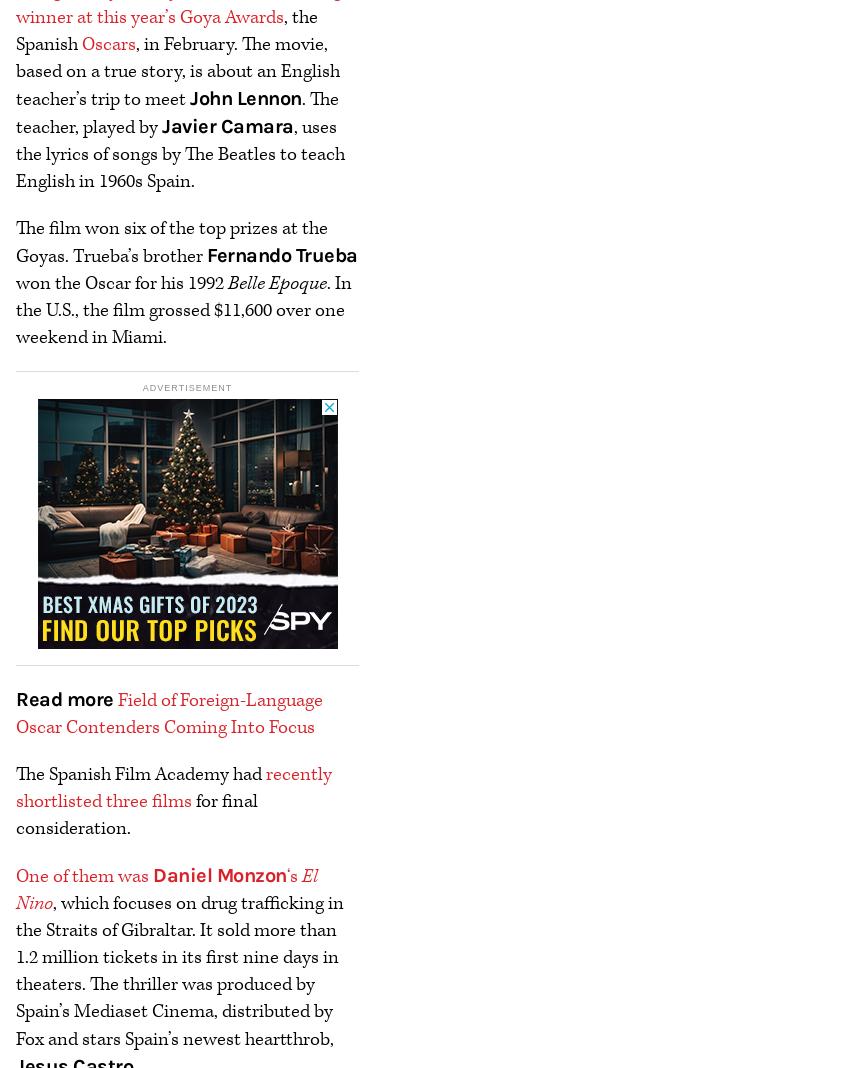 This screenshot has height=1068, width=849. I want to click on 'Field of Foreign-Language Oscar Contenders Coming Into Focus', so click(169, 712).